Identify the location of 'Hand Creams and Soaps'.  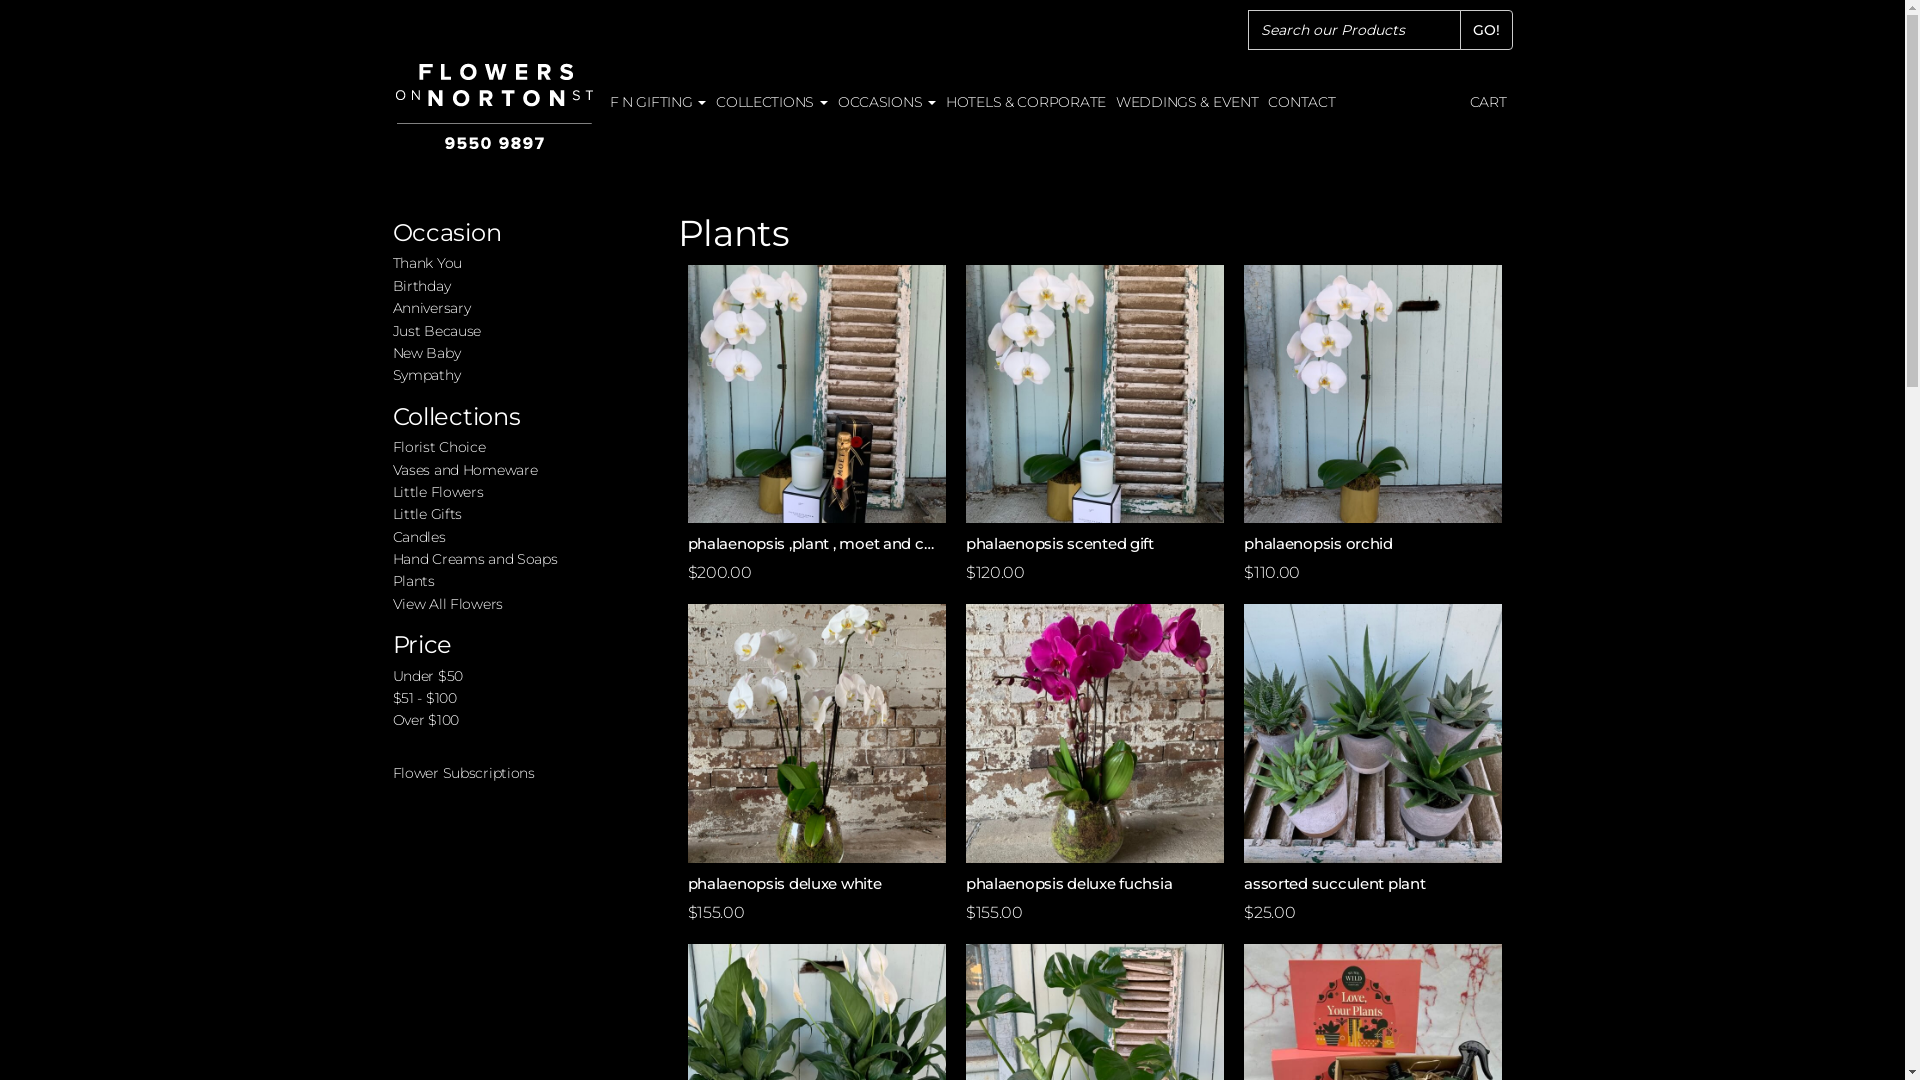
(473, 559).